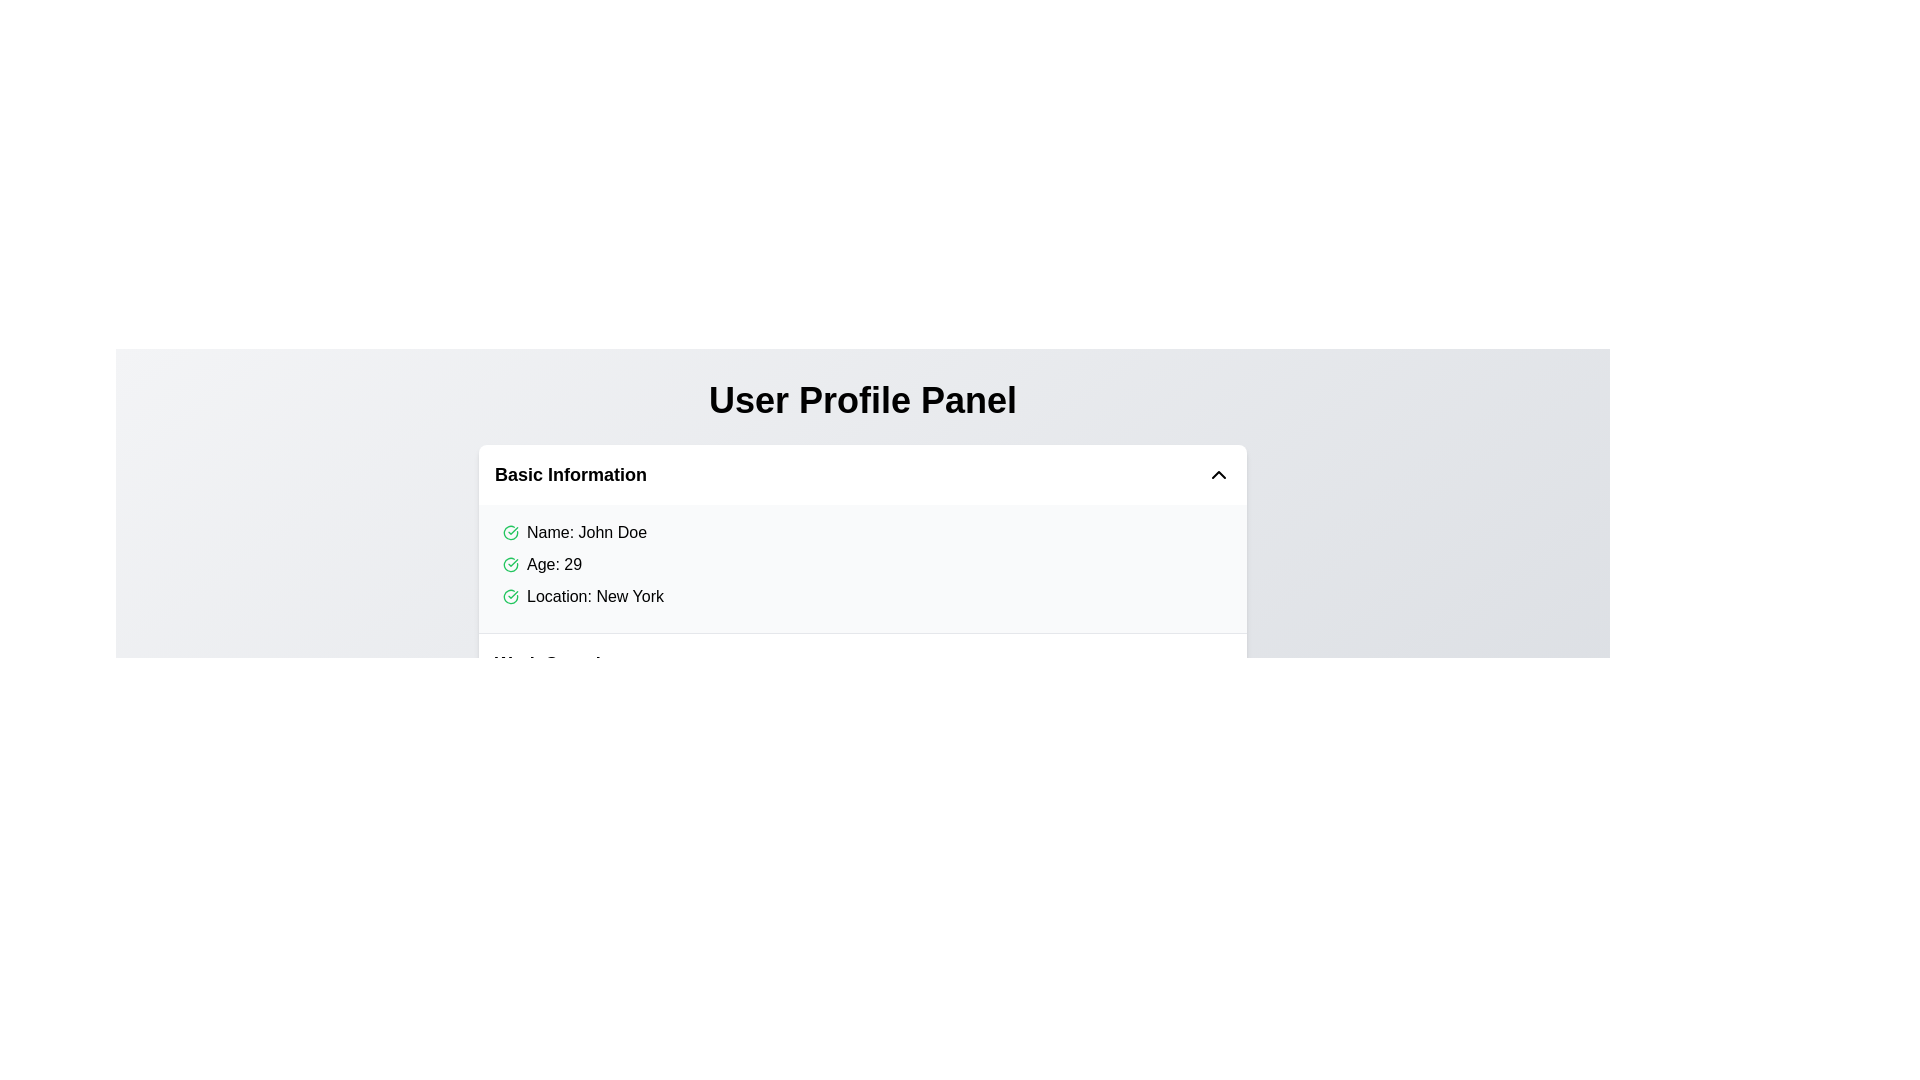 This screenshot has width=1920, height=1080. Describe the element at coordinates (510, 531) in the screenshot. I see `the validation status indicator icon located to the left of the text 'Name: John Doe' in the 'Basic Information' section of the profile page` at that location.